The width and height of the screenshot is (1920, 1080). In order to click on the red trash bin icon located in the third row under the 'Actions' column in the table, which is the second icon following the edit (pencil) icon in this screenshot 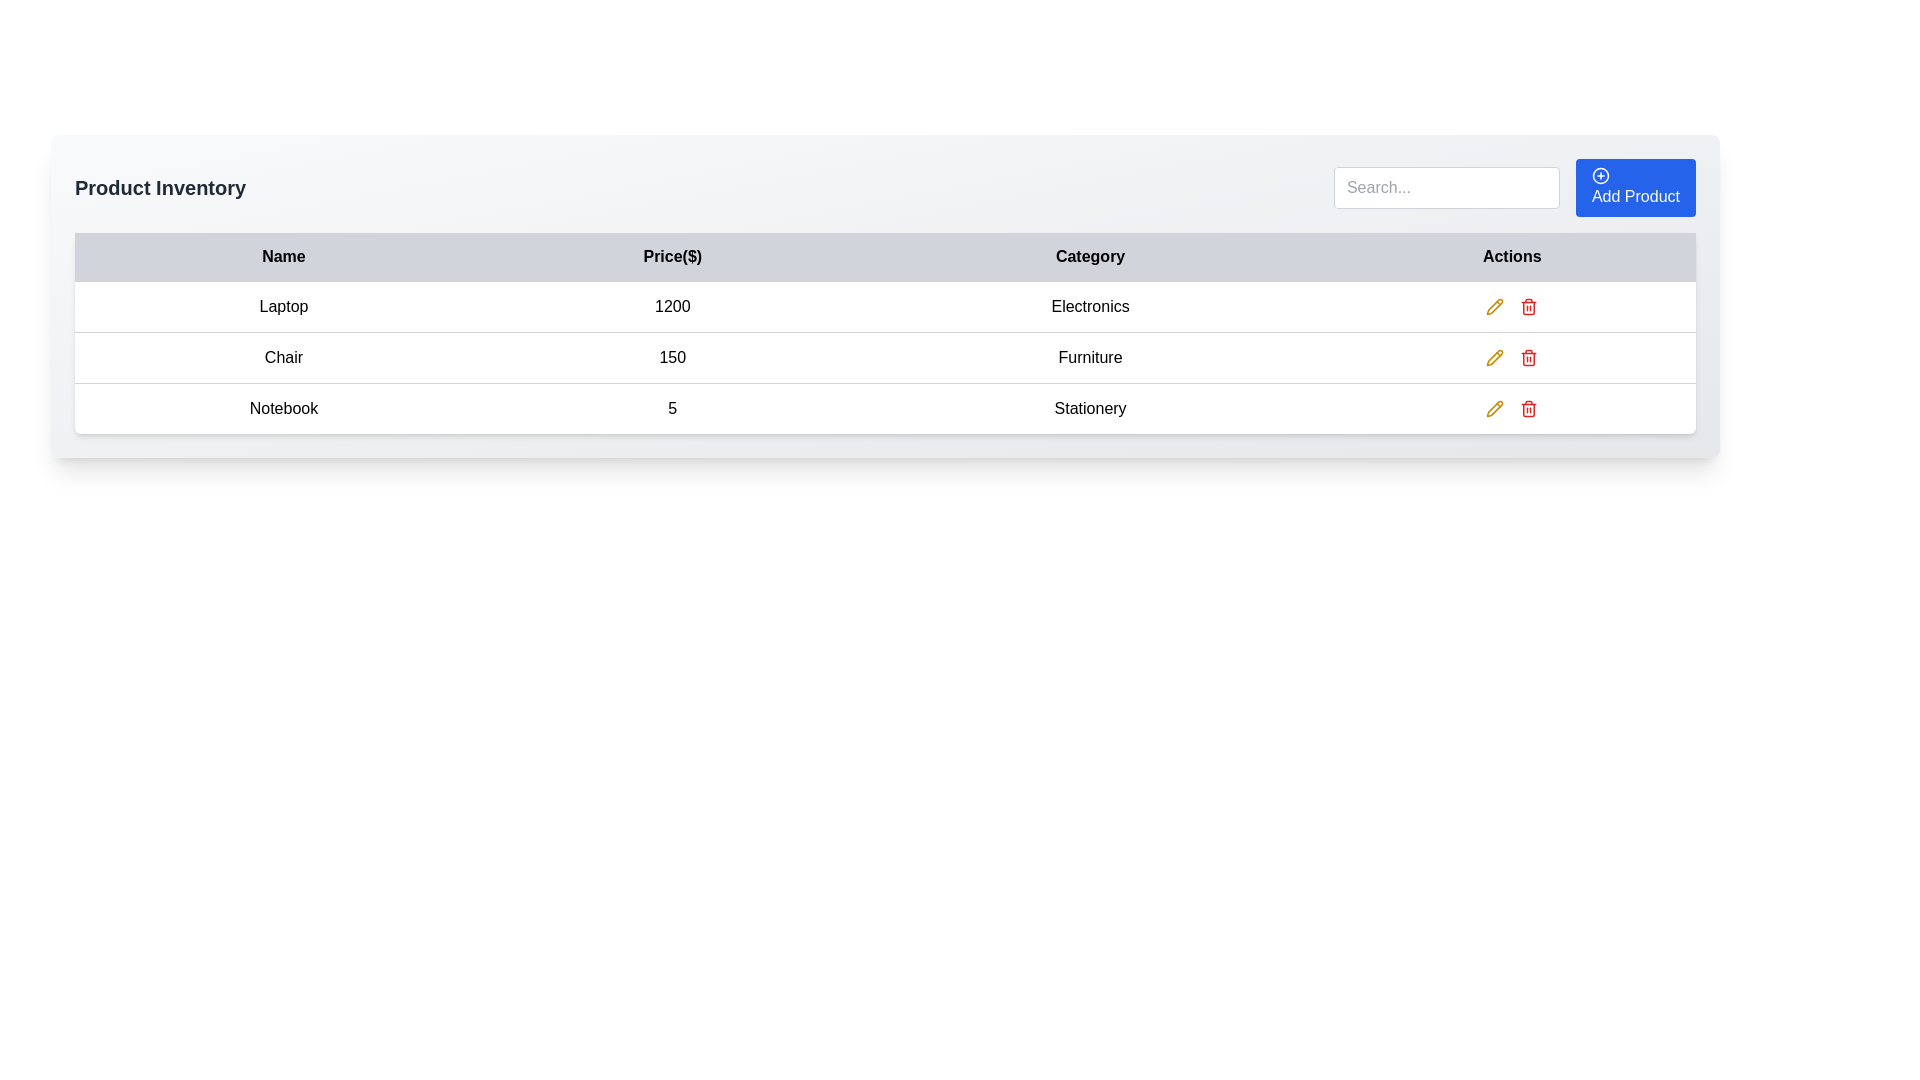, I will do `click(1528, 407)`.